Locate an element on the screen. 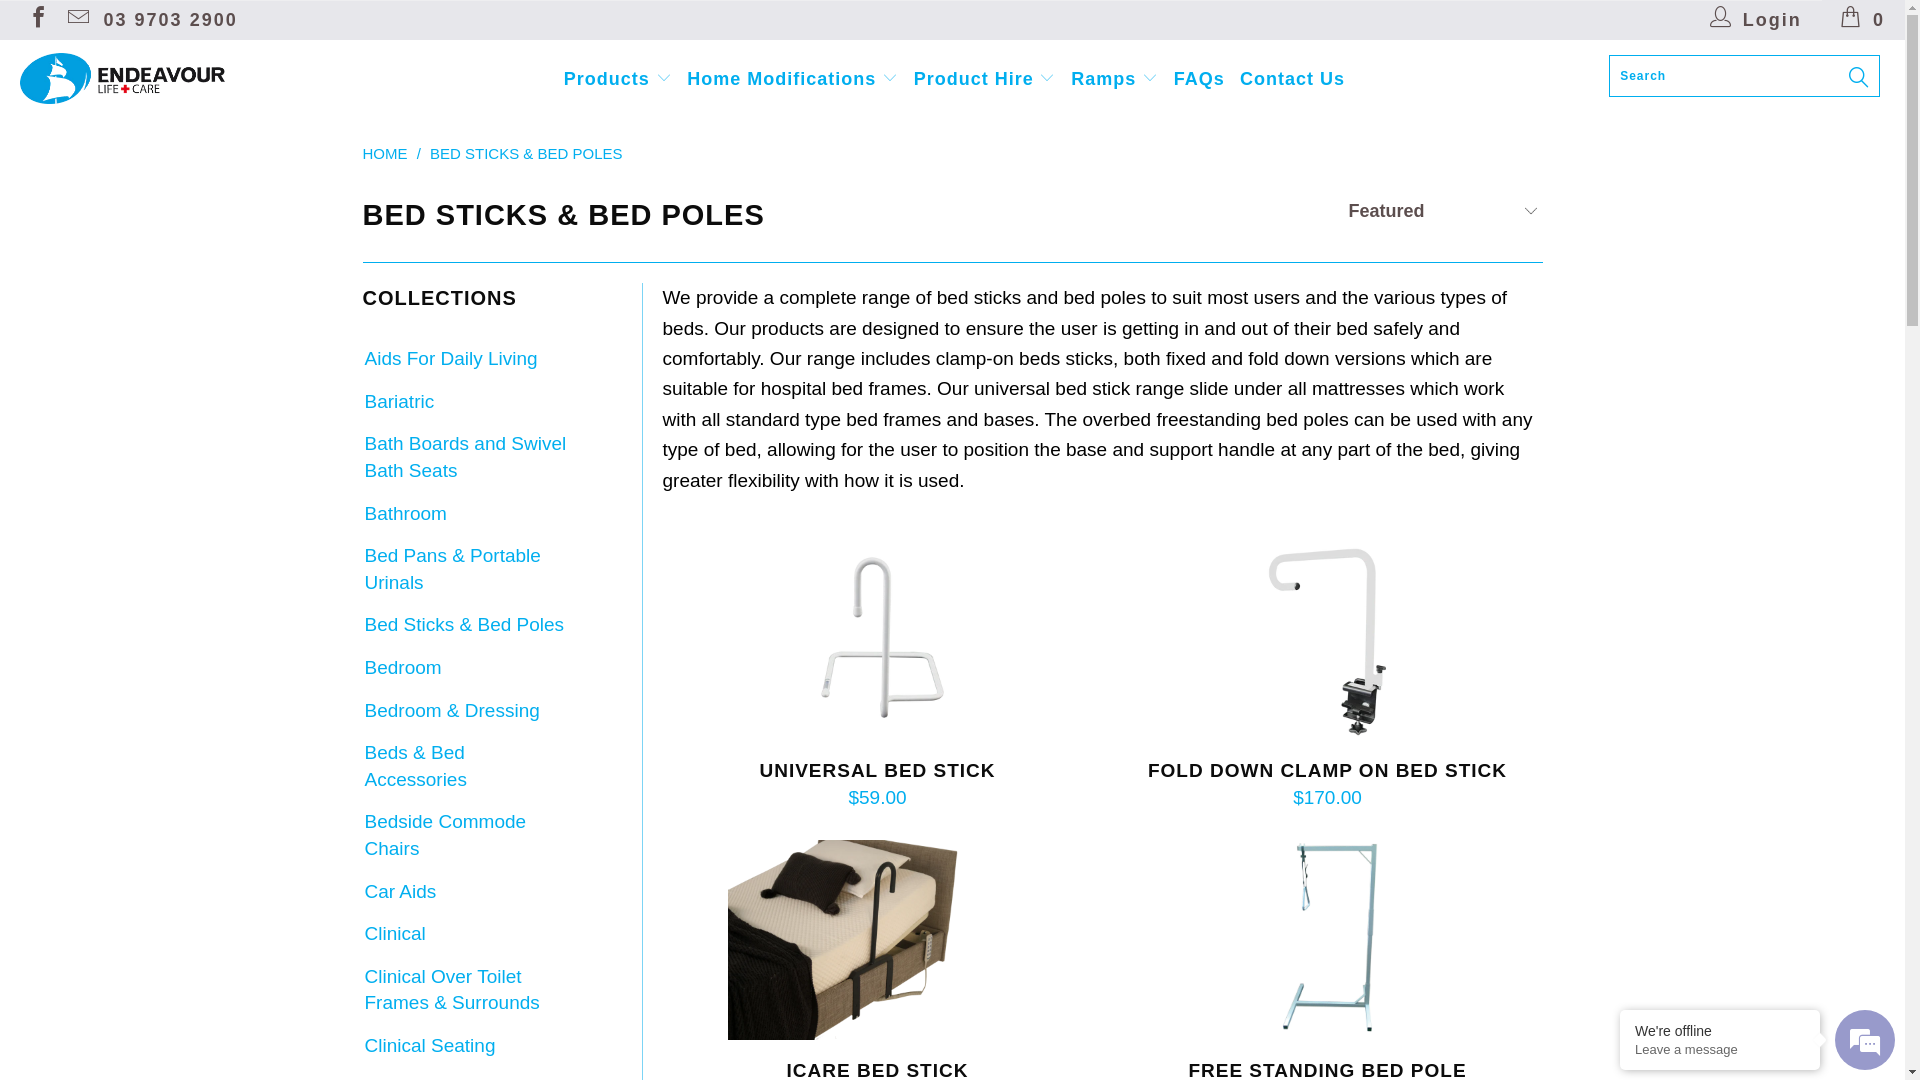 The image size is (1920, 1080). 'Bedroom' is located at coordinates (400, 668).